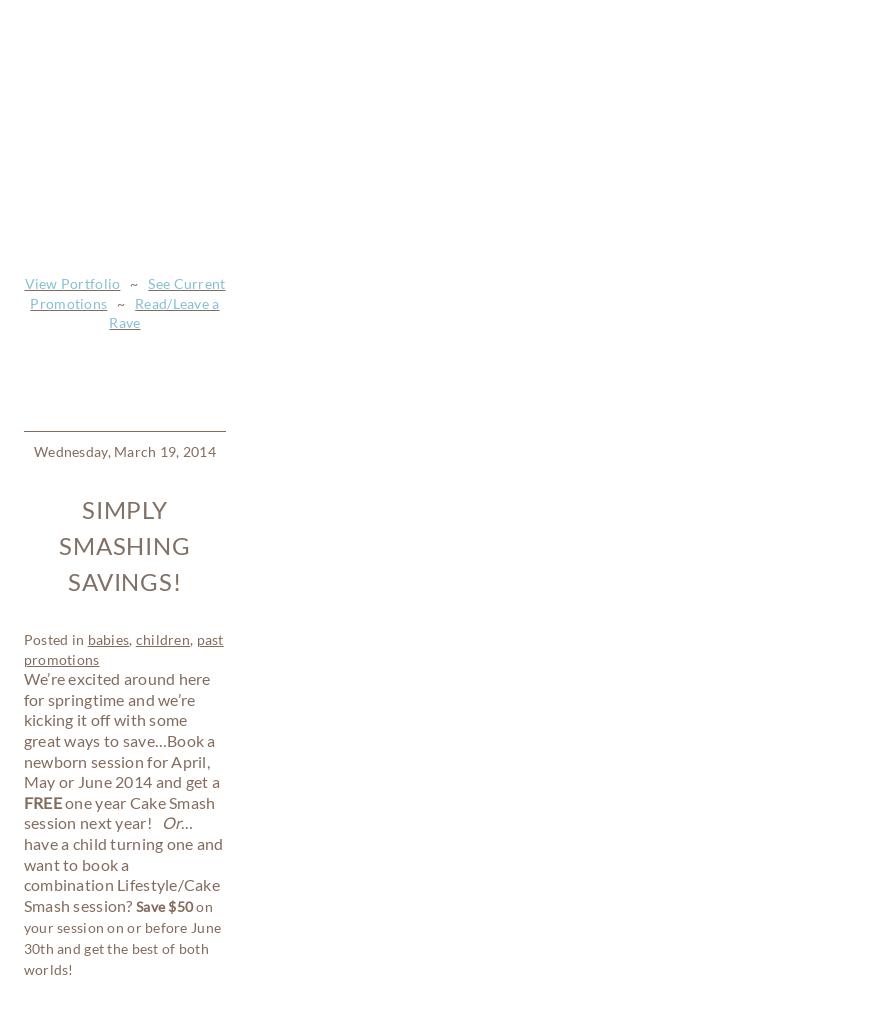 This screenshot has width=888, height=1018. What do you see at coordinates (125, 717) in the screenshot?
I see `'Click here to see some great behind-the-scenes footage!'` at bounding box center [125, 717].